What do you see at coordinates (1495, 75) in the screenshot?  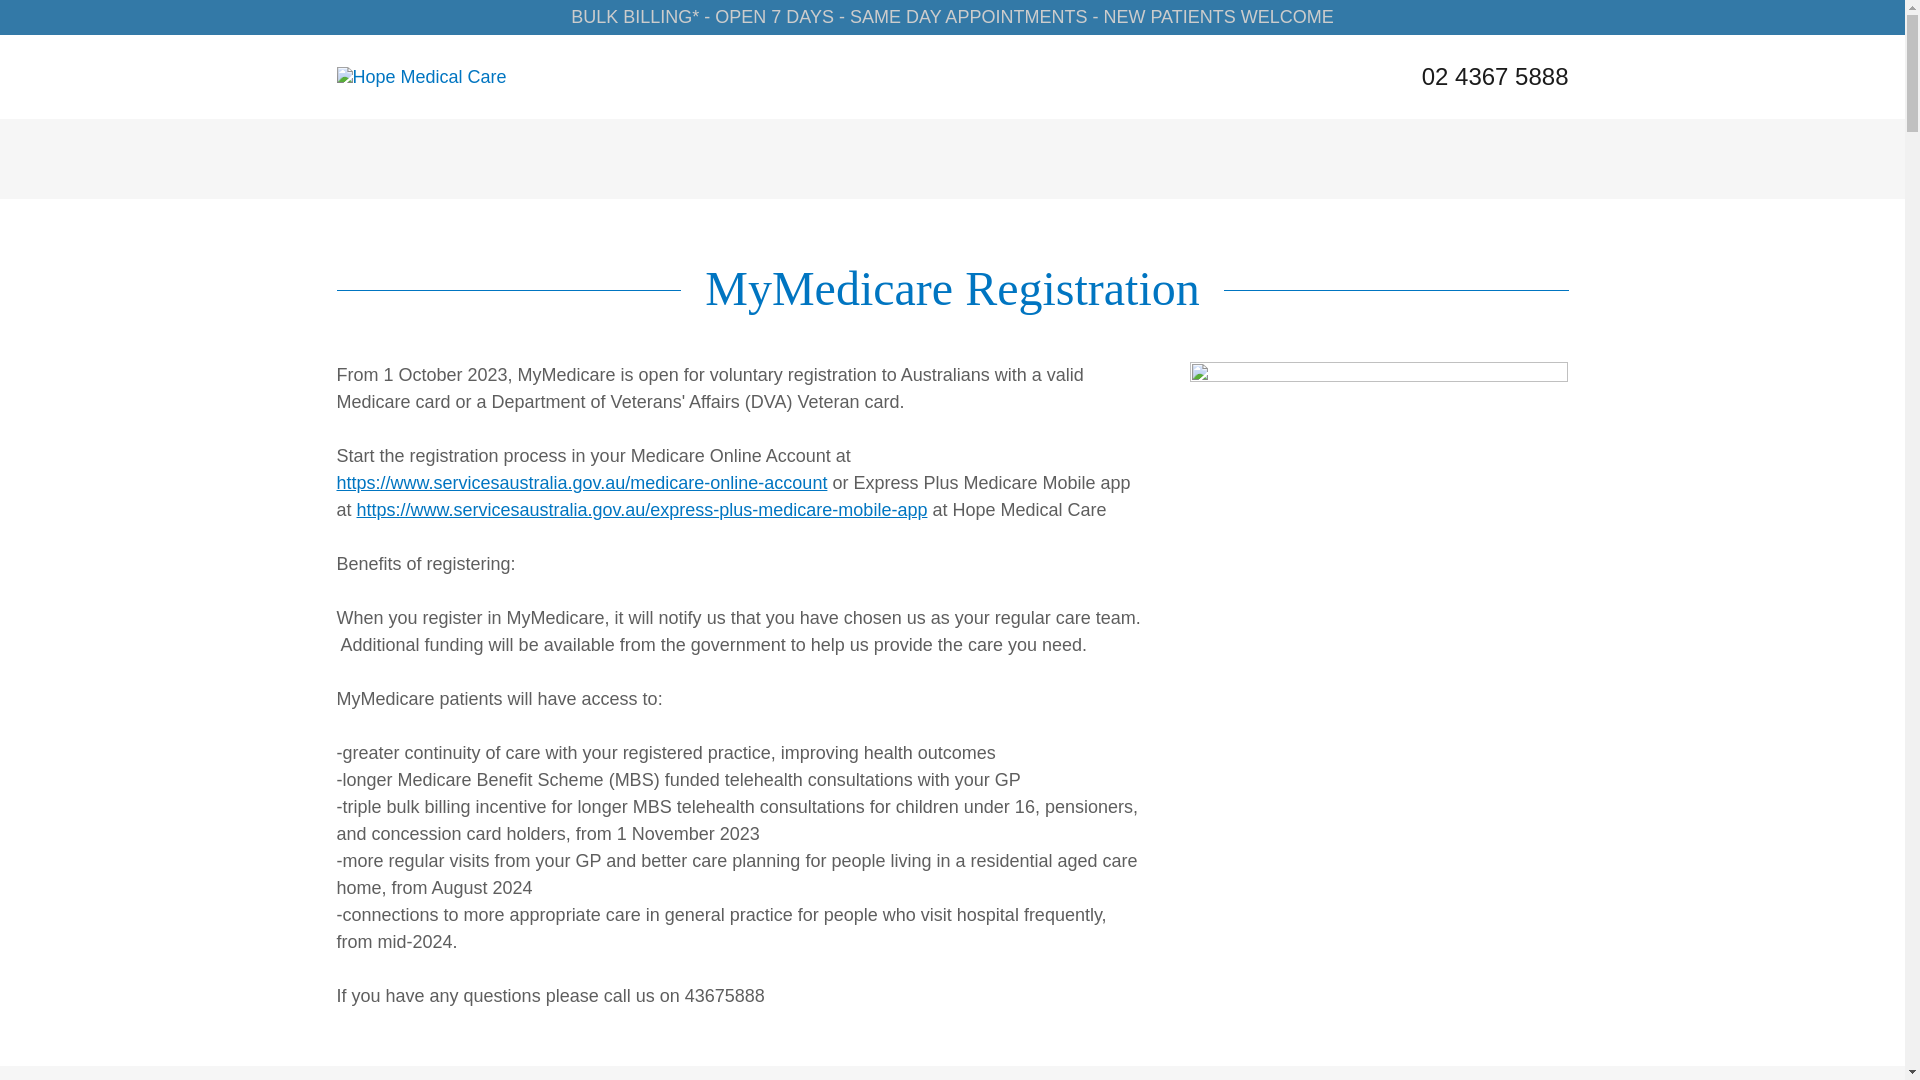 I see `'02 4367 5888'` at bounding box center [1495, 75].